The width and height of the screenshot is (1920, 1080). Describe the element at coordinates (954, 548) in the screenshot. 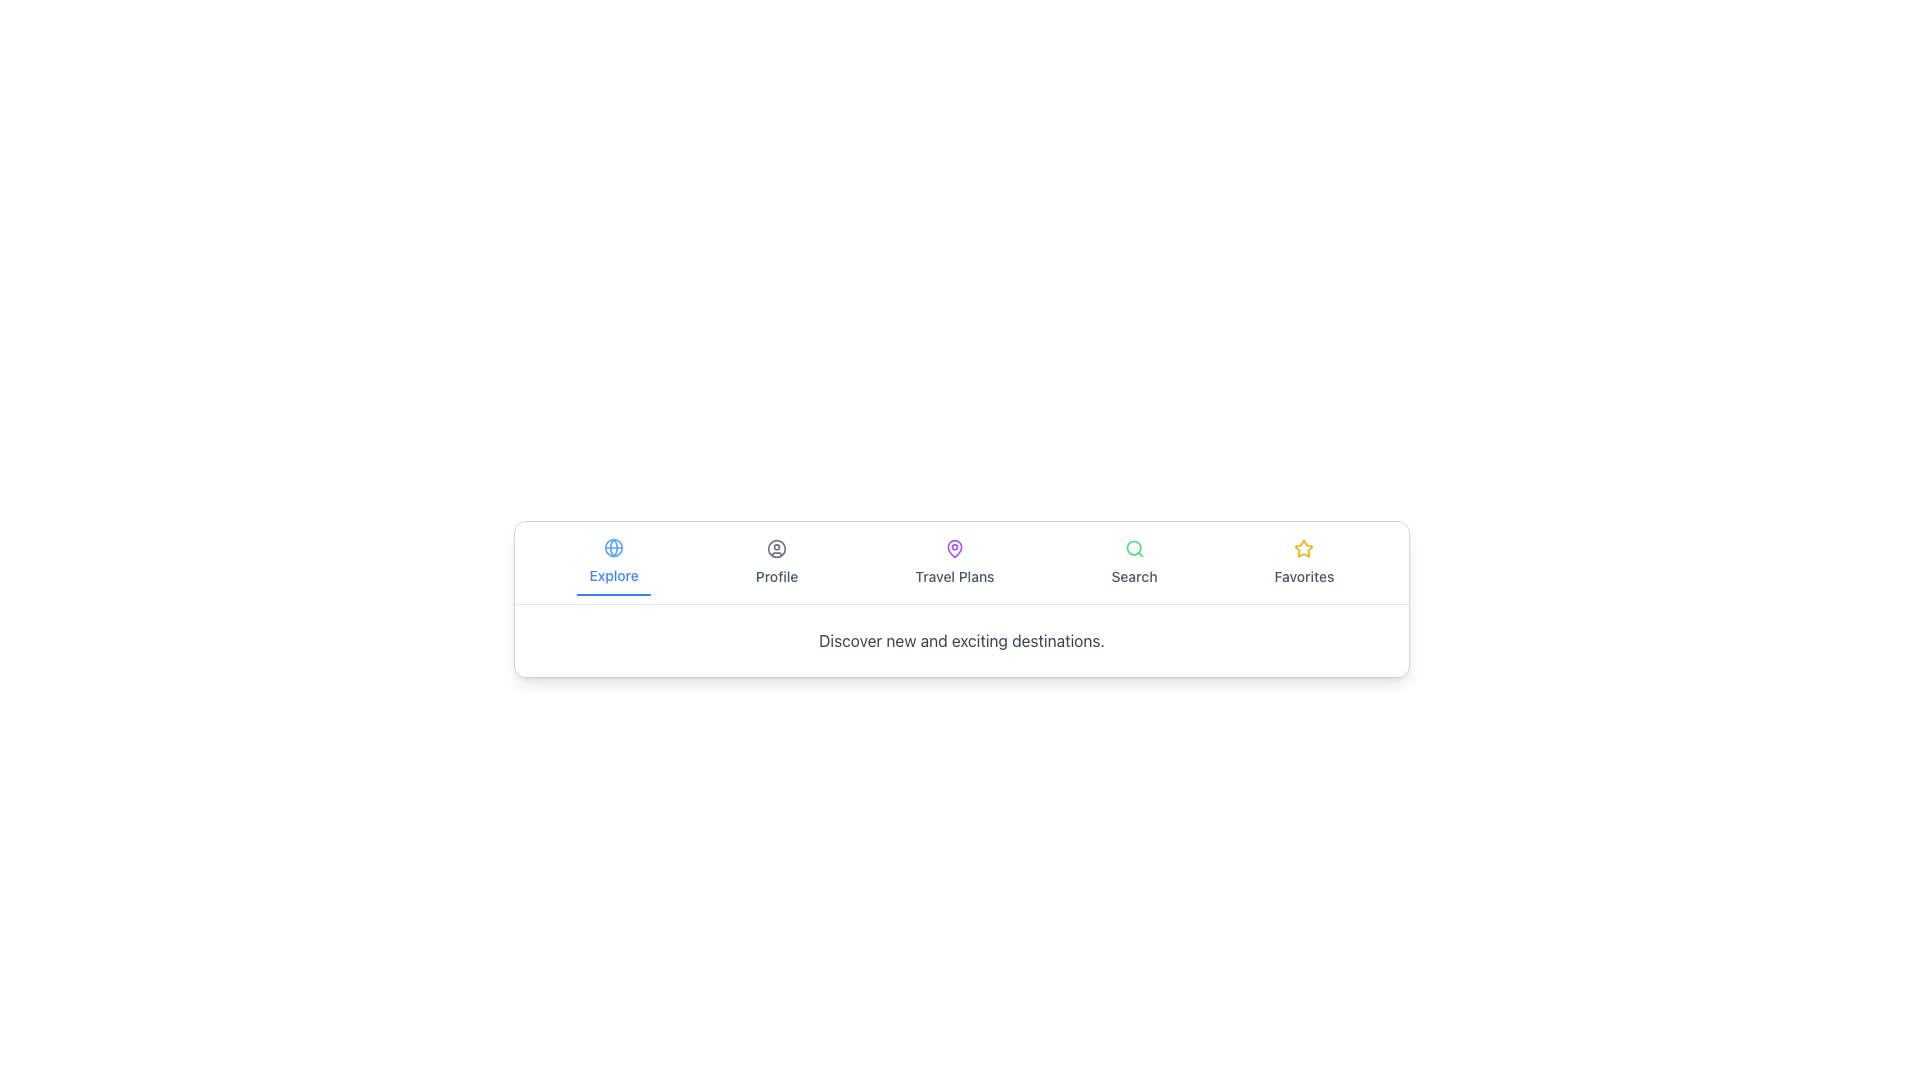

I see `the travel icon located at the top of the 'Travel Plans' section in the bottom navigation bar` at that location.